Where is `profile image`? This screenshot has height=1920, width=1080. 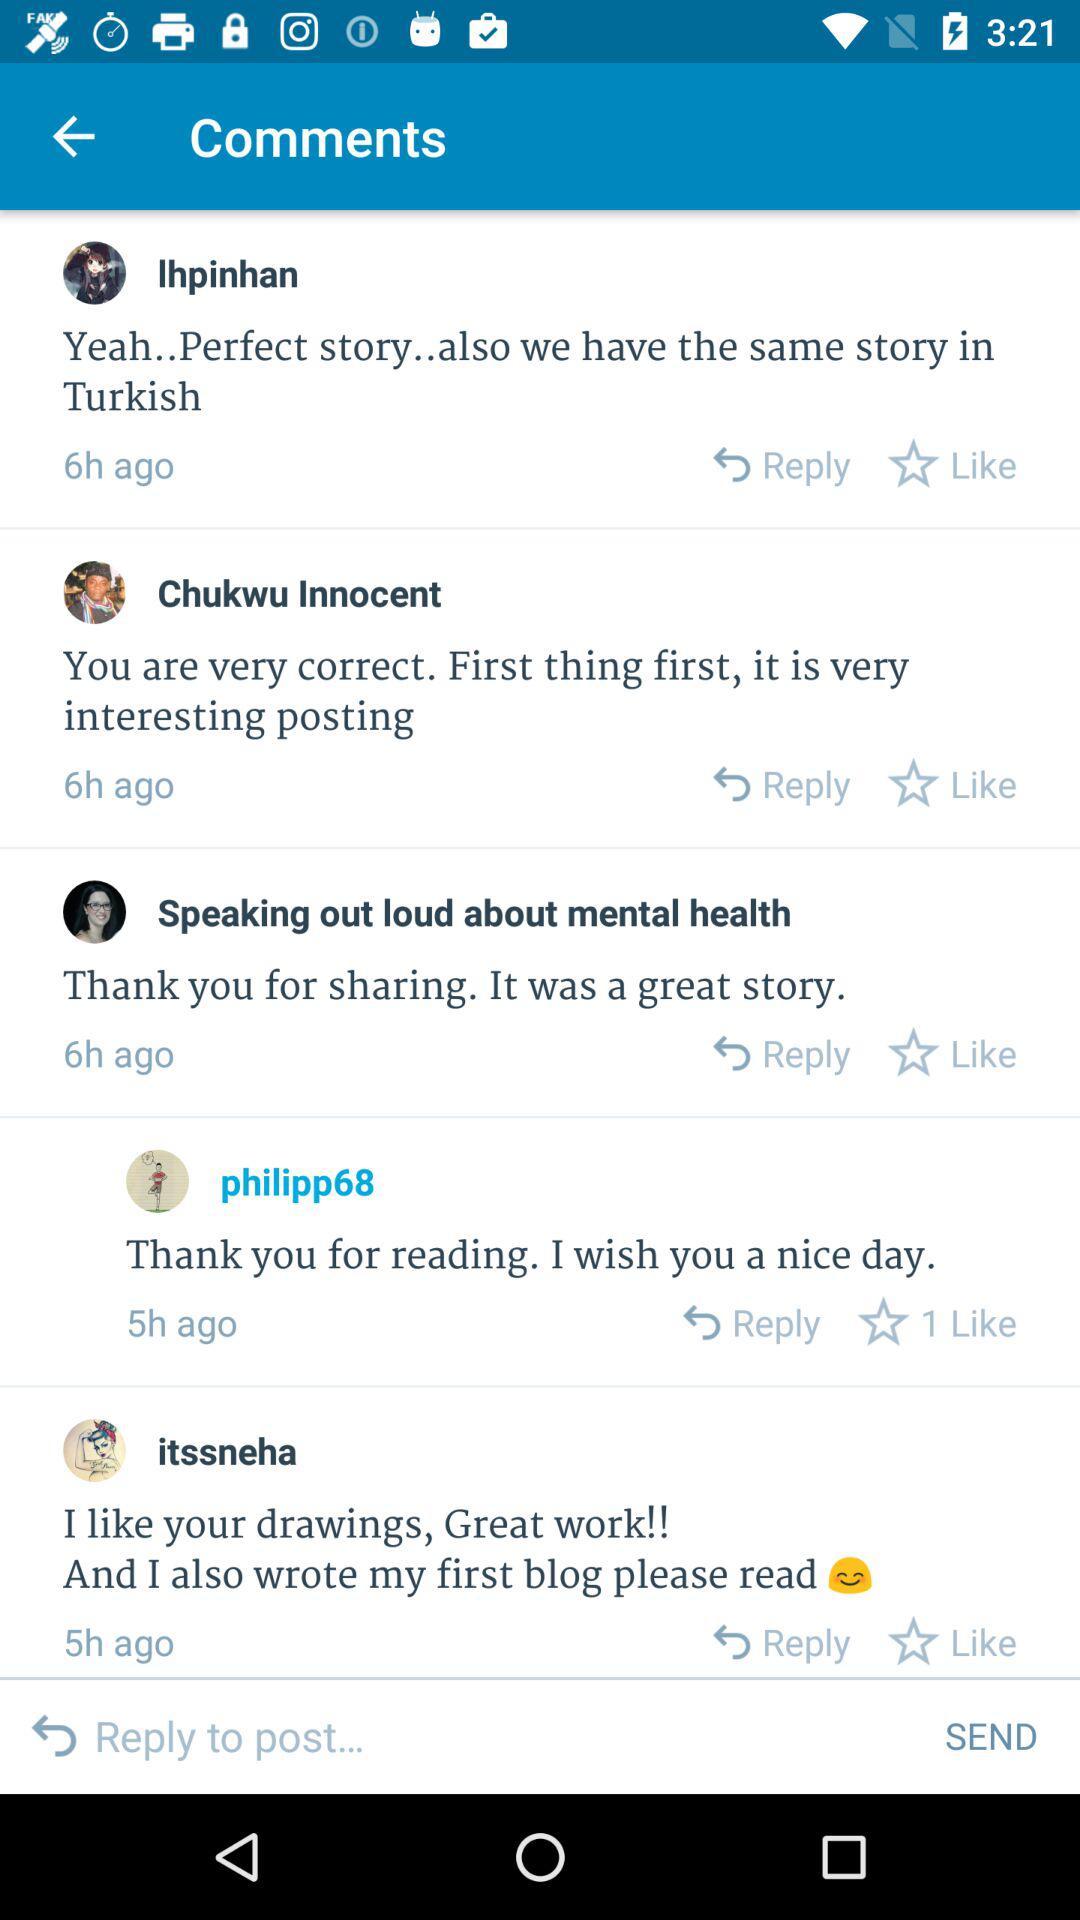
profile image is located at coordinates (94, 272).